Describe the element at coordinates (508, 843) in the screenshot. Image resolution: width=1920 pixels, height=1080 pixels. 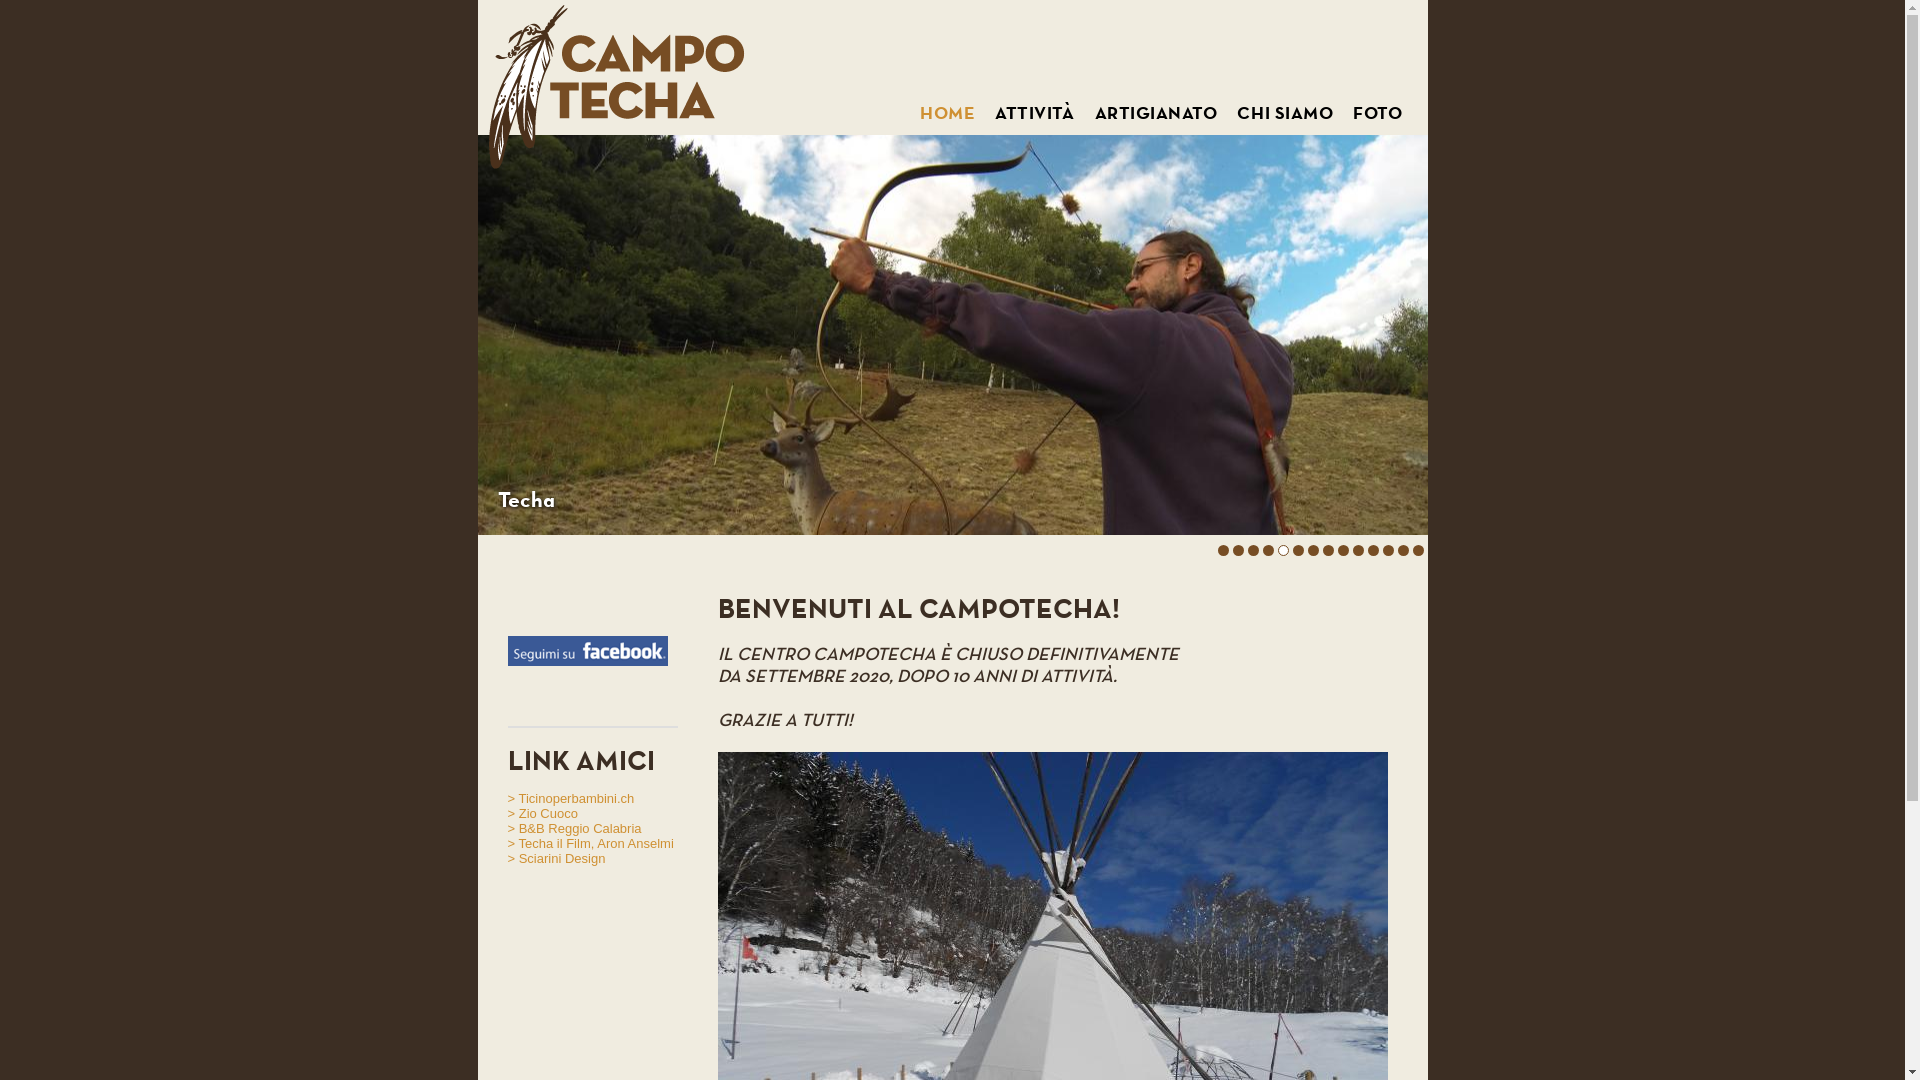
I see `'> Techa il Film, Aron Anselmi'` at that location.